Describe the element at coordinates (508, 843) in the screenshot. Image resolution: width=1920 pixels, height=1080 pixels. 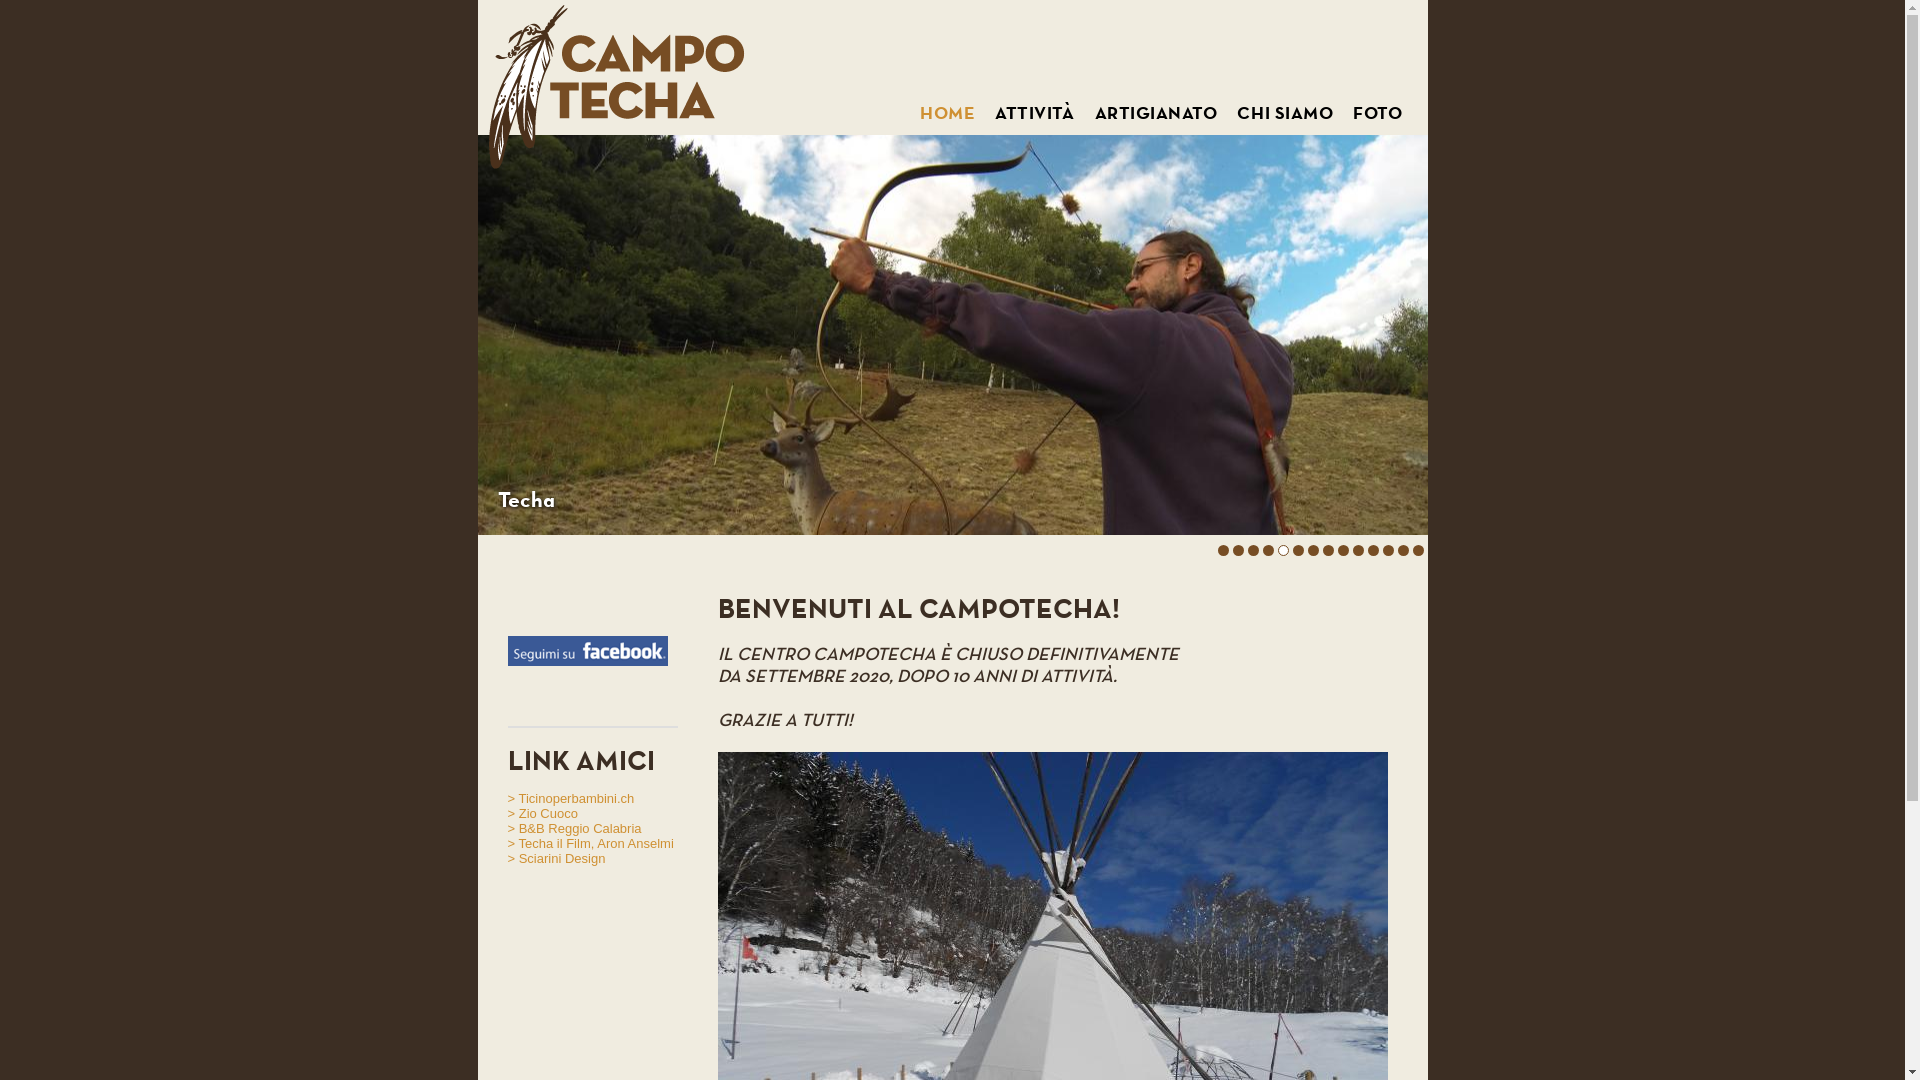
I see `'> Techa il Film, Aron Anselmi'` at that location.